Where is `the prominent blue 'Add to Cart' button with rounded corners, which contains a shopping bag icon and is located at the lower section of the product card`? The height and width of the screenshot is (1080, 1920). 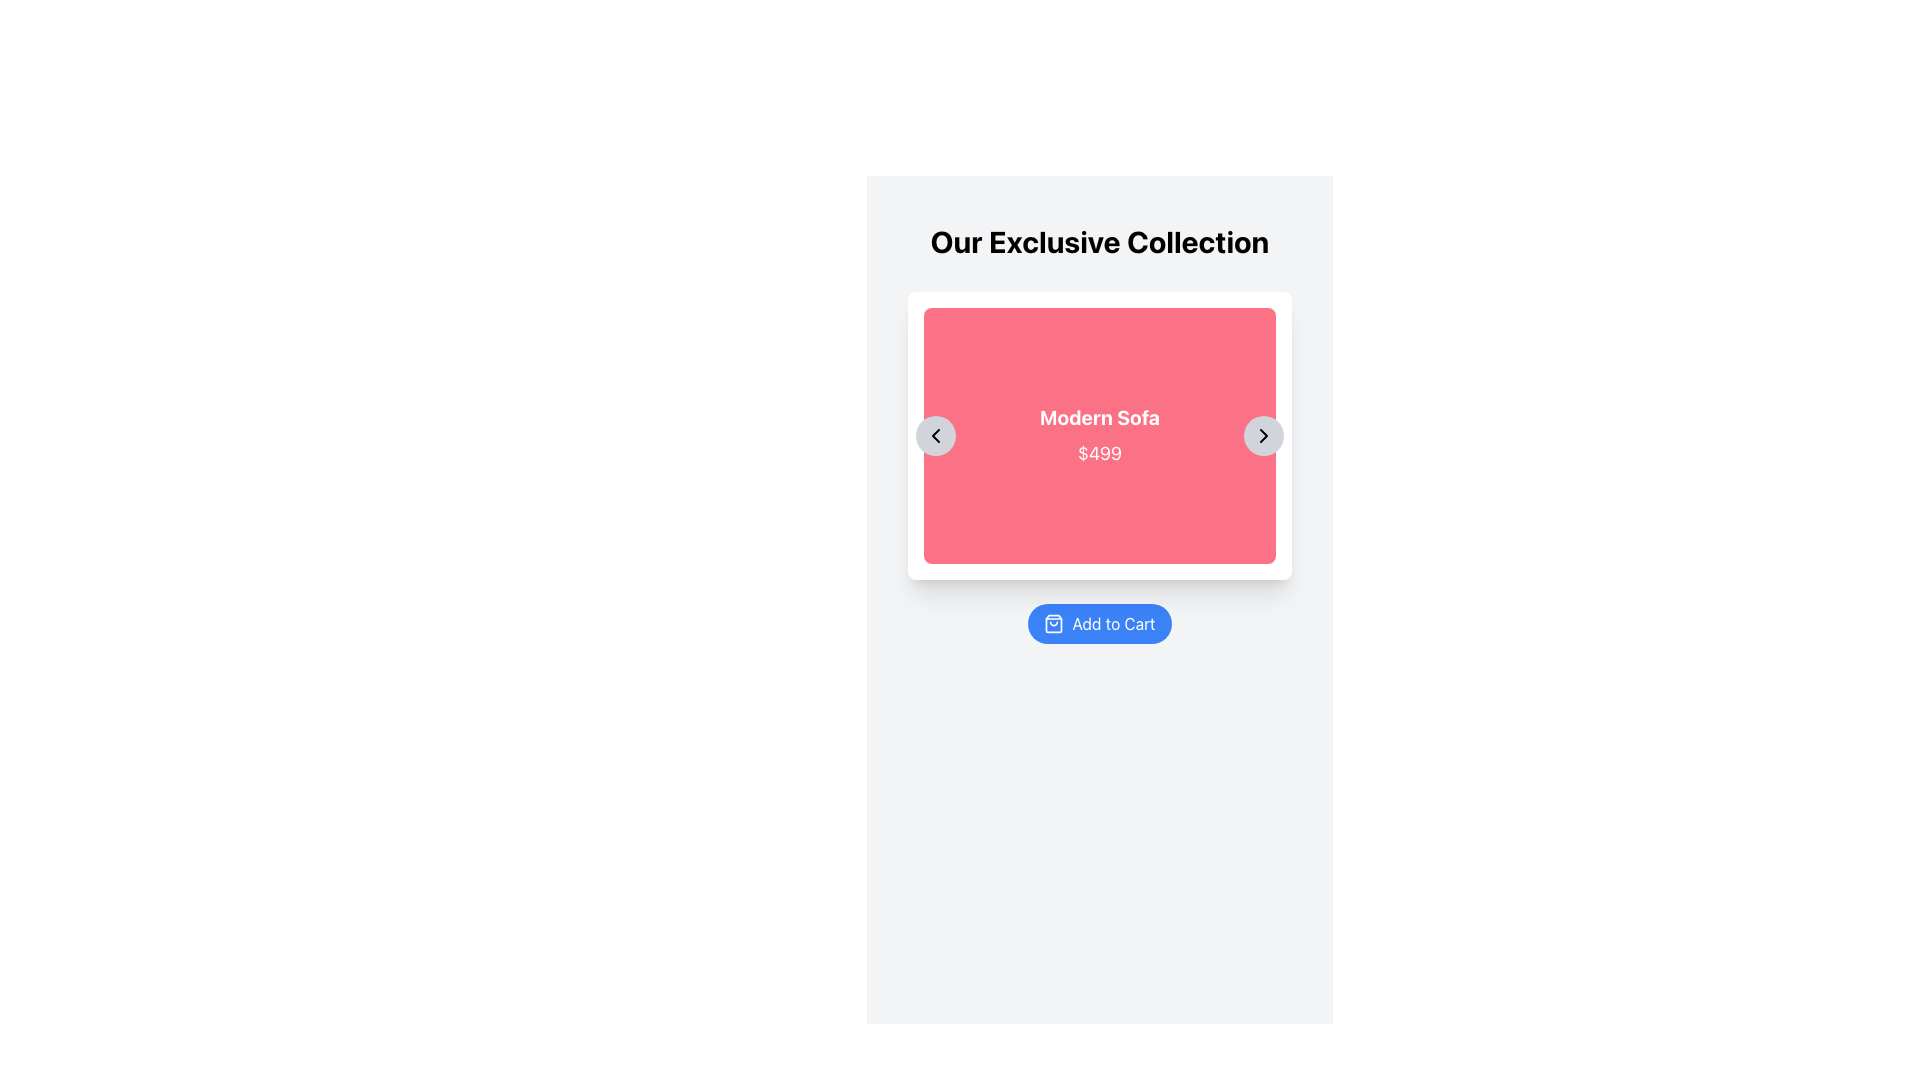 the prominent blue 'Add to Cart' button with rounded corners, which contains a shopping bag icon and is located at the lower section of the product card is located at coordinates (1098, 623).